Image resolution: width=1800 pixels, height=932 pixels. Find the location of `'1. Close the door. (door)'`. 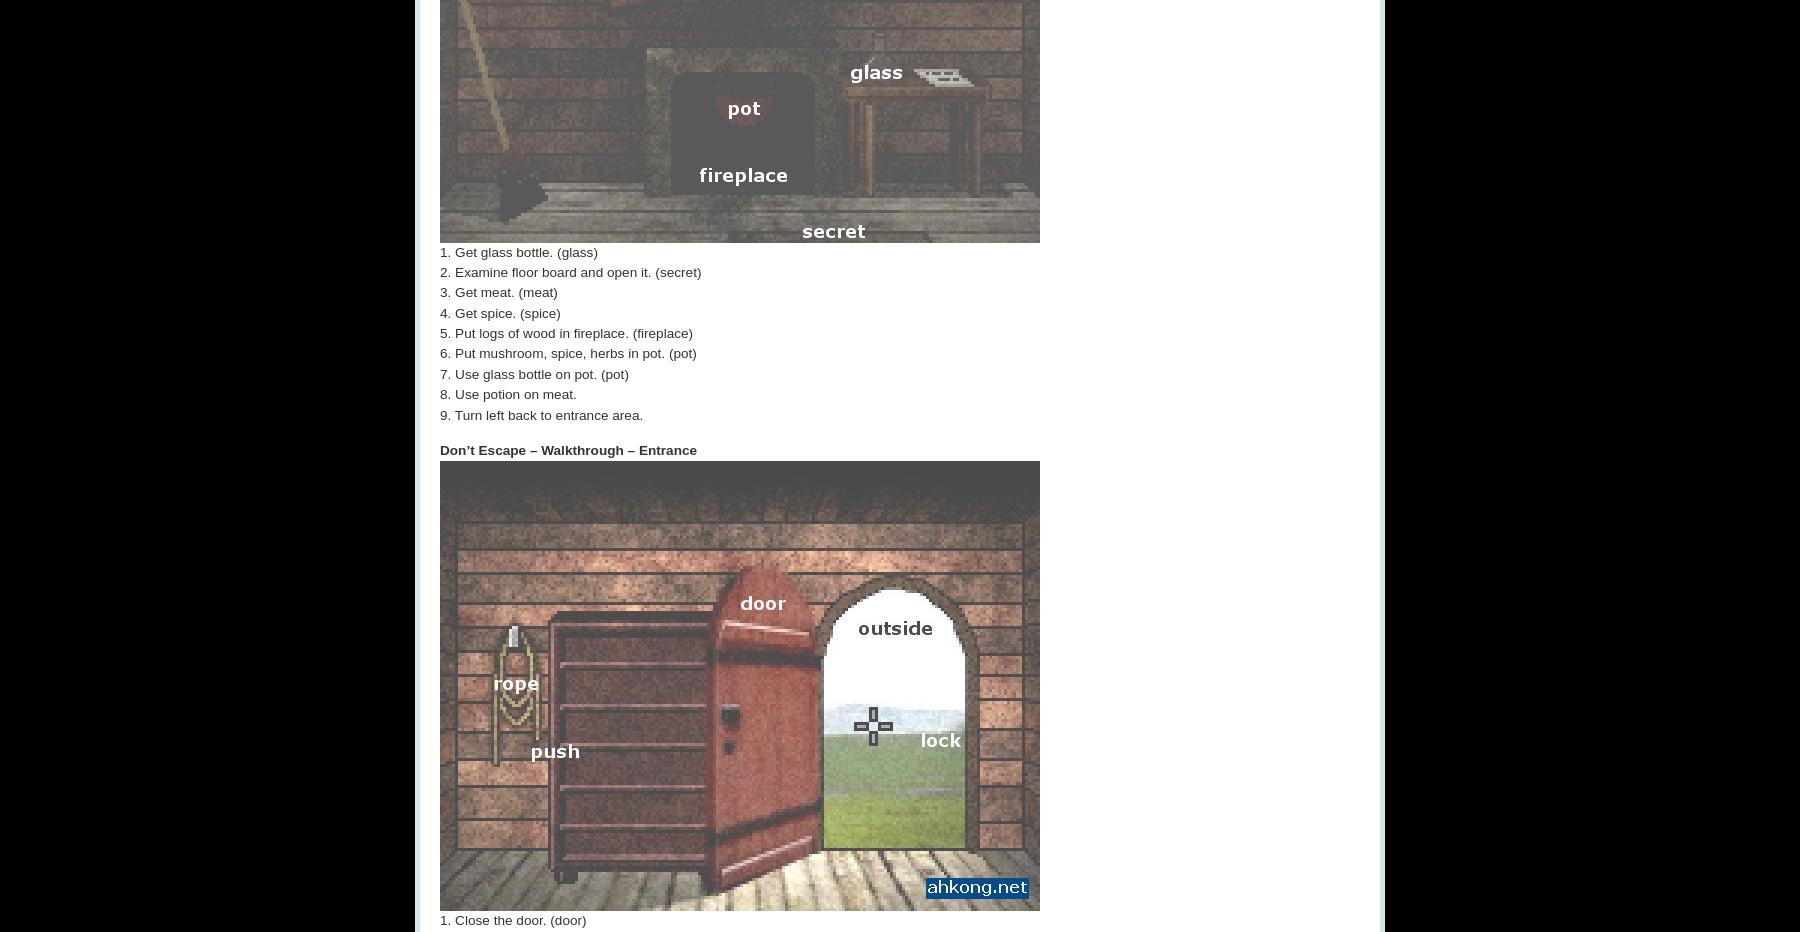

'1. Close the door. (door)' is located at coordinates (512, 920).